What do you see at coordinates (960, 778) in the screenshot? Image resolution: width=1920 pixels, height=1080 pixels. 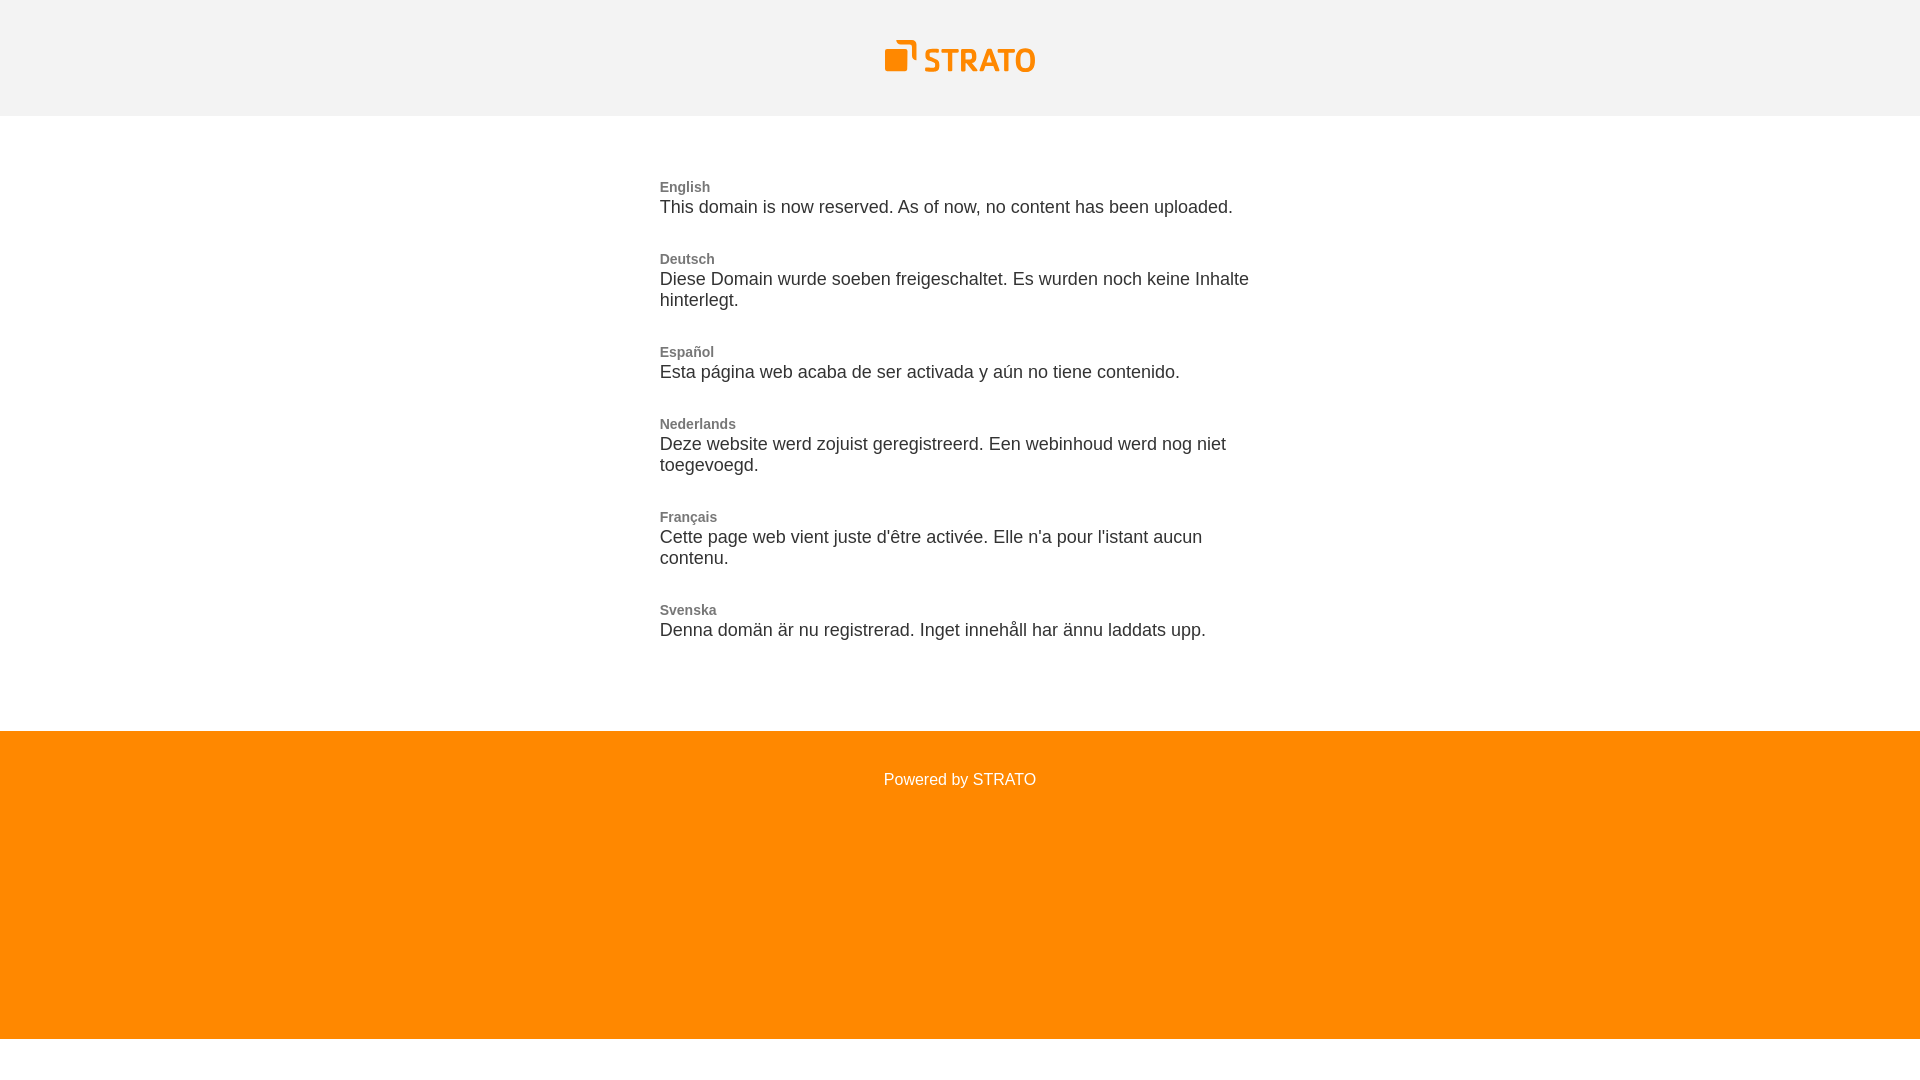 I see `'Powered by STRATO'` at bounding box center [960, 778].